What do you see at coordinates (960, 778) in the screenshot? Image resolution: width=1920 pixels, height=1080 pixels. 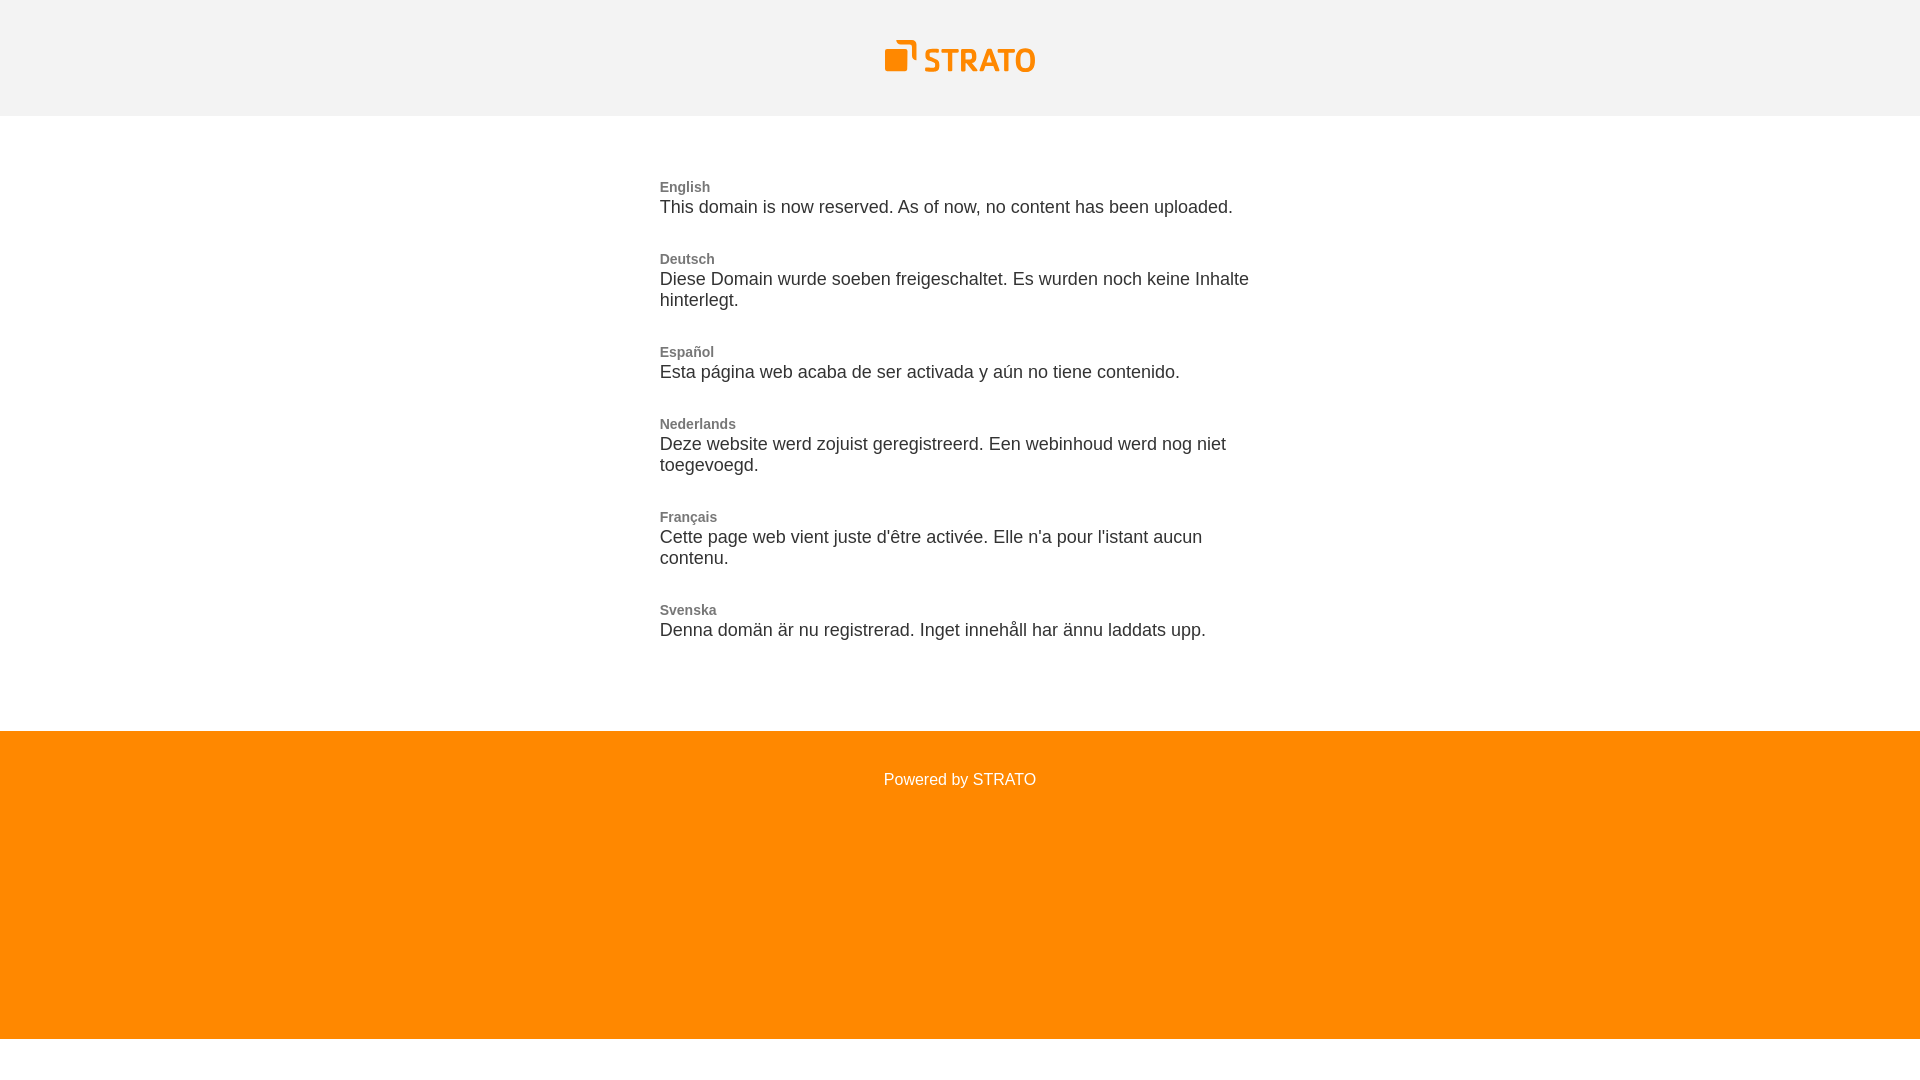 I see `'Powered by STRATO'` at bounding box center [960, 778].